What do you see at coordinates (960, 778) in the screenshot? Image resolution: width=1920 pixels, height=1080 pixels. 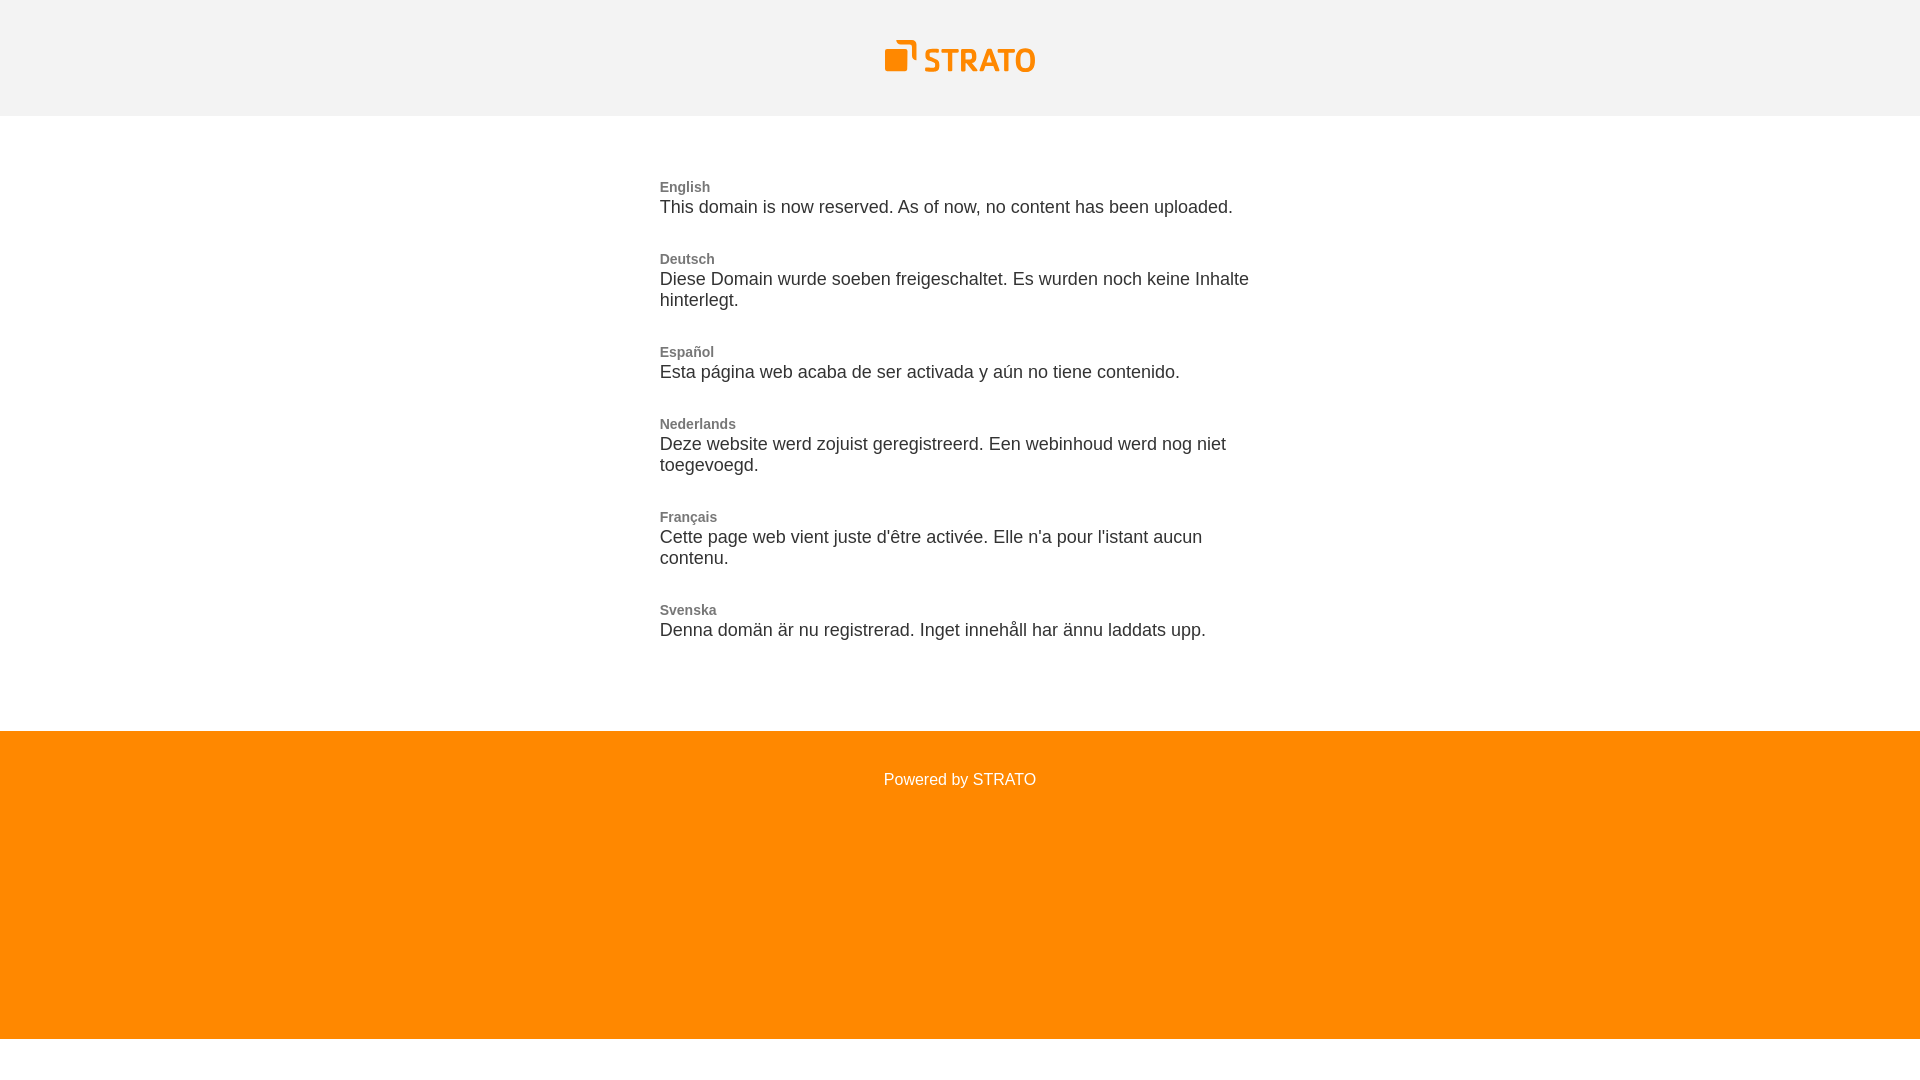 I see `'Powered by STRATO'` at bounding box center [960, 778].